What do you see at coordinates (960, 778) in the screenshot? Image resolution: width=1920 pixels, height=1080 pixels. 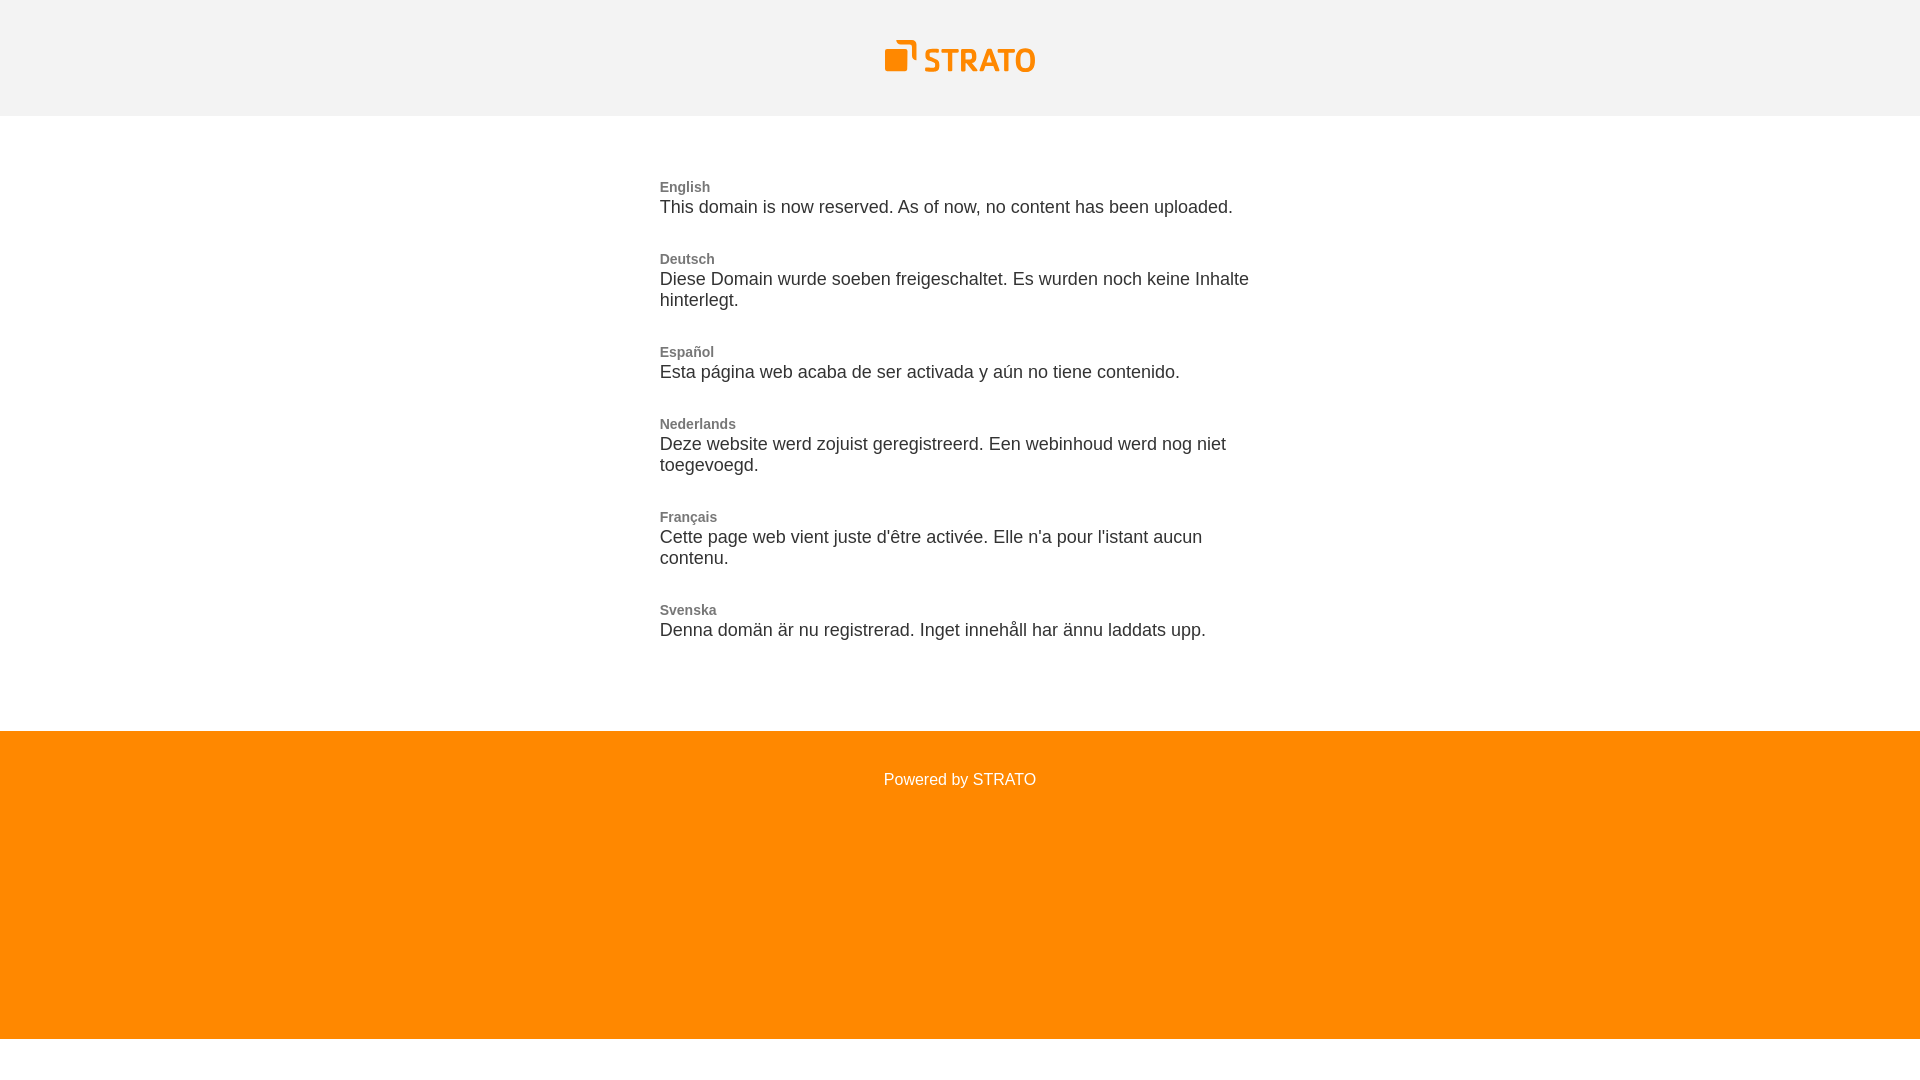 I see `'Powered by STRATO'` at bounding box center [960, 778].